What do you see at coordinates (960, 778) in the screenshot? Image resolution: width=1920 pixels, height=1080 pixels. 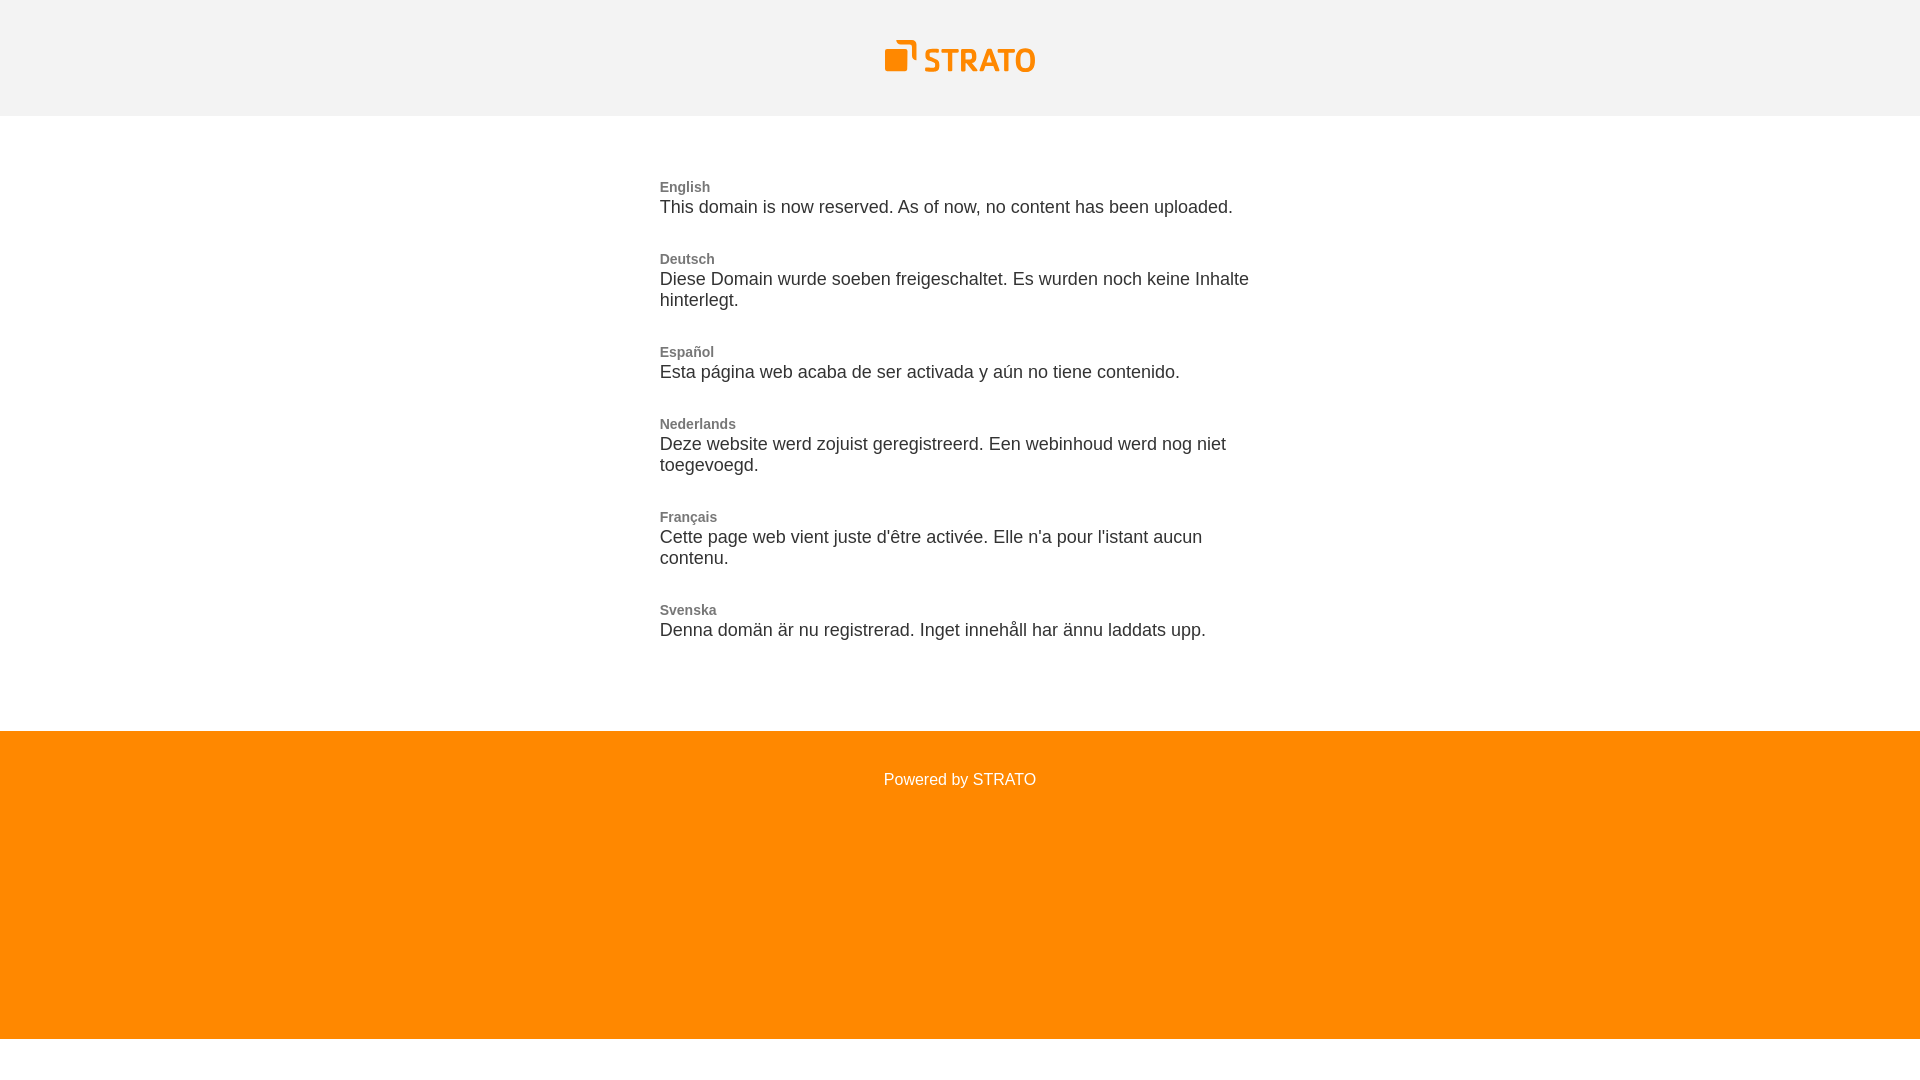 I see `'Powered by STRATO'` at bounding box center [960, 778].